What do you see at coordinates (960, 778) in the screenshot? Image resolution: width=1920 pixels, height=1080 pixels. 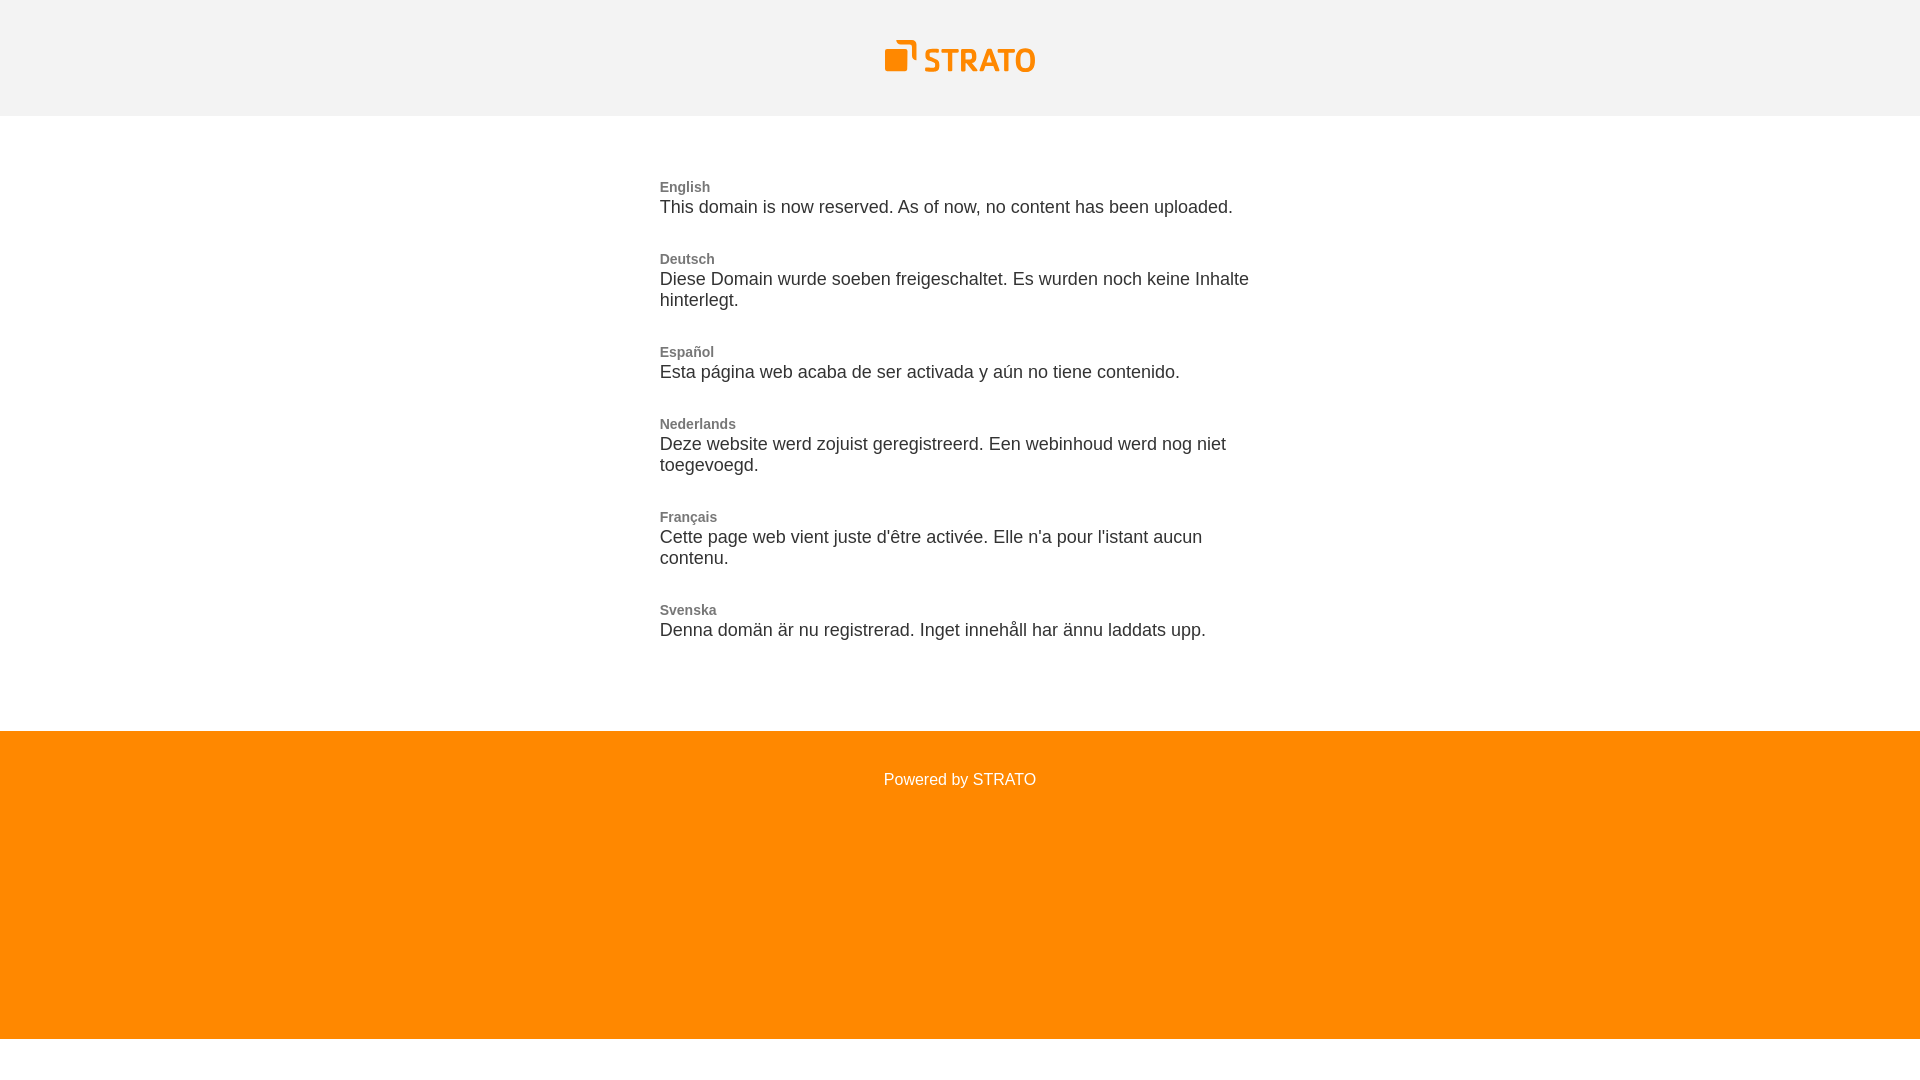 I see `'Powered by STRATO'` at bounding box center [960, 778].